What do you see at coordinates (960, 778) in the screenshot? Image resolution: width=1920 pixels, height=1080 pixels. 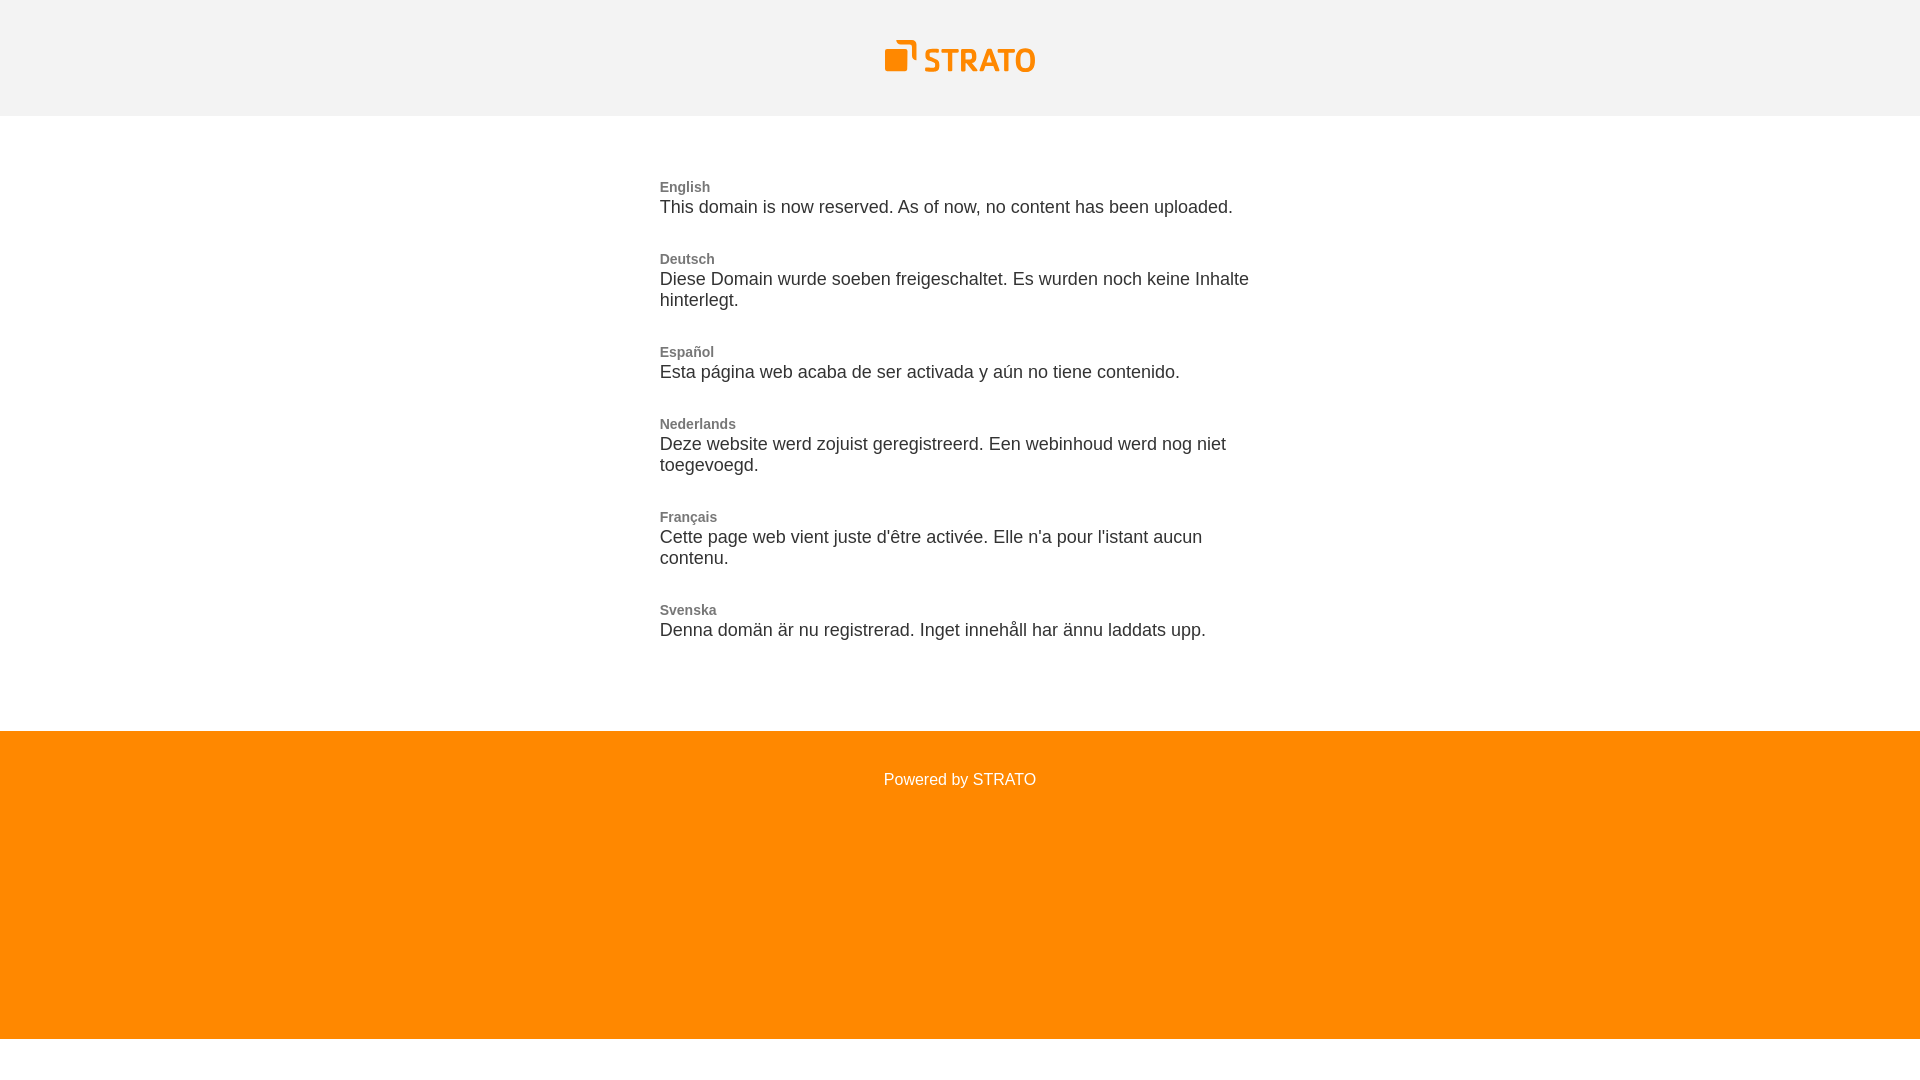 I see `'Powered by STRATO'` at bounding box center [960, 778].